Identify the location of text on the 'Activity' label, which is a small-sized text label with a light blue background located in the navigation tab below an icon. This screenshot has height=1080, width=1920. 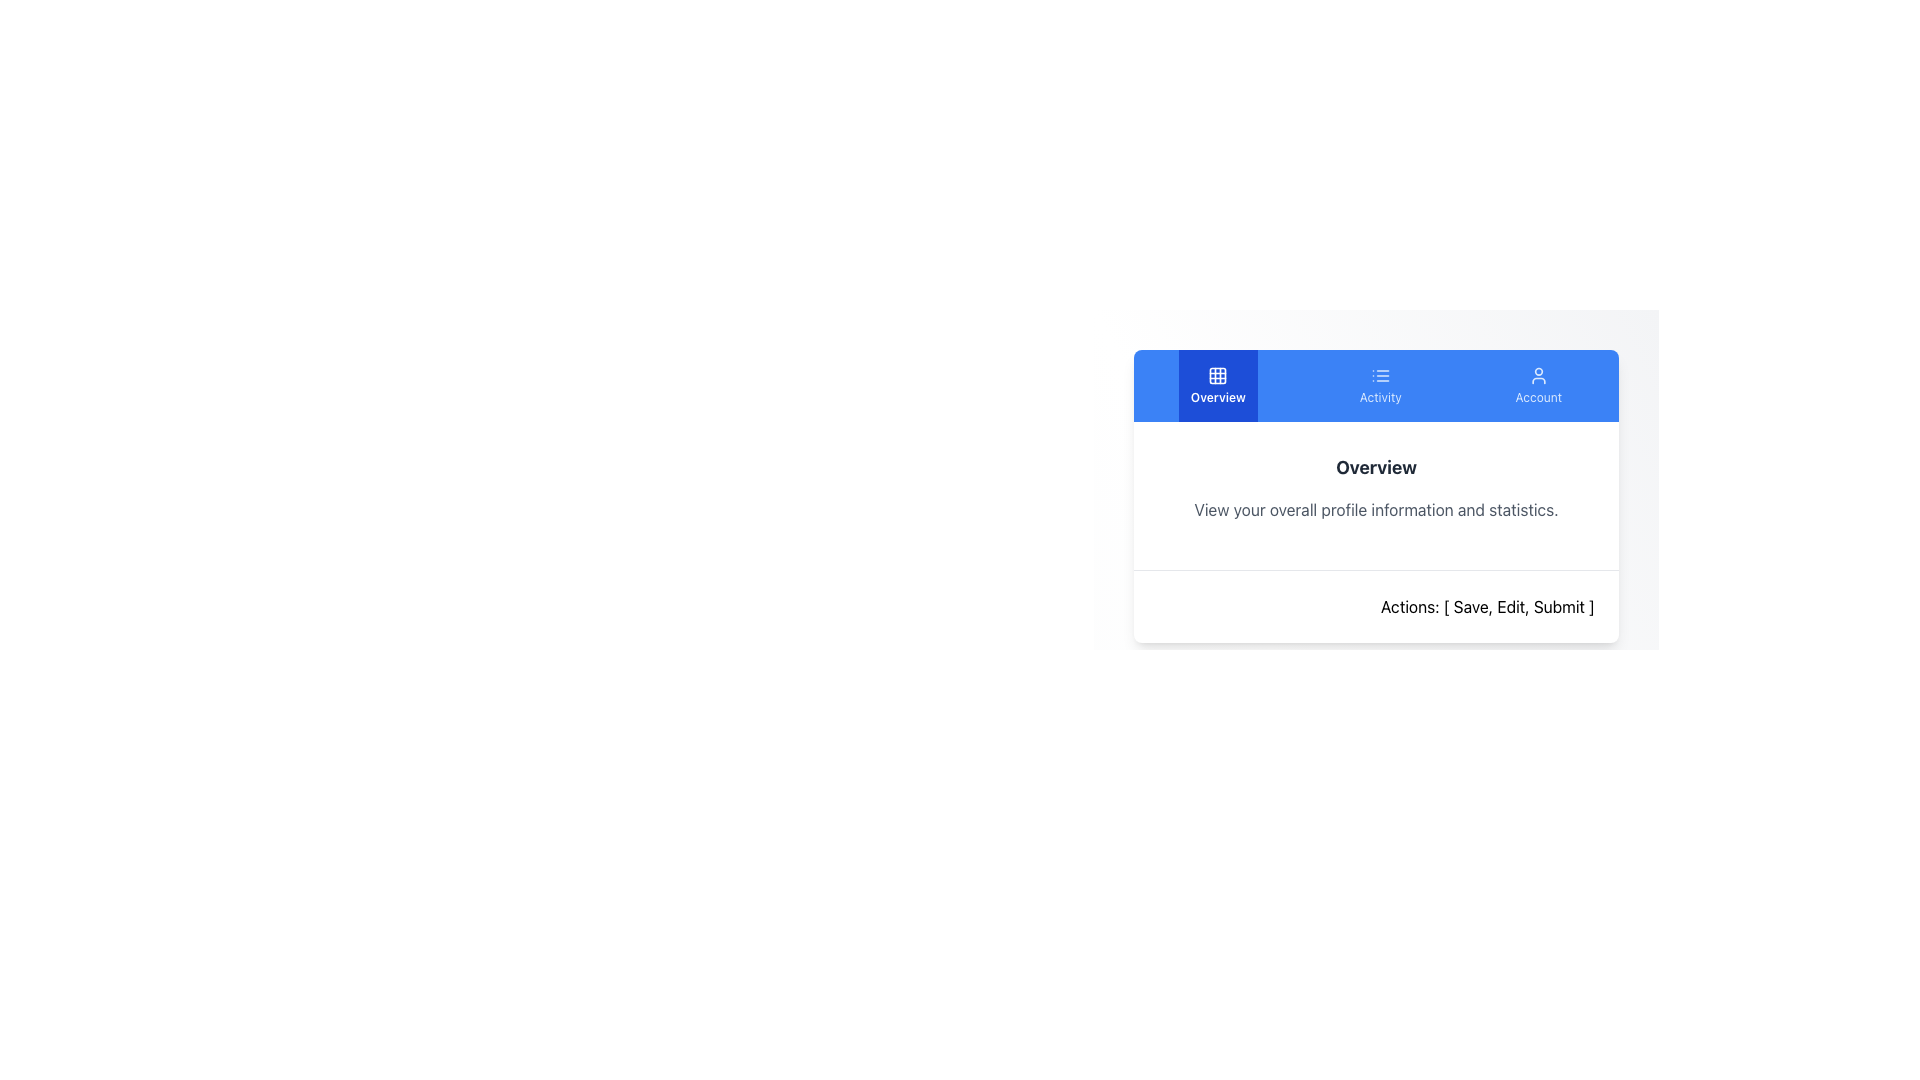
(1379, 397).